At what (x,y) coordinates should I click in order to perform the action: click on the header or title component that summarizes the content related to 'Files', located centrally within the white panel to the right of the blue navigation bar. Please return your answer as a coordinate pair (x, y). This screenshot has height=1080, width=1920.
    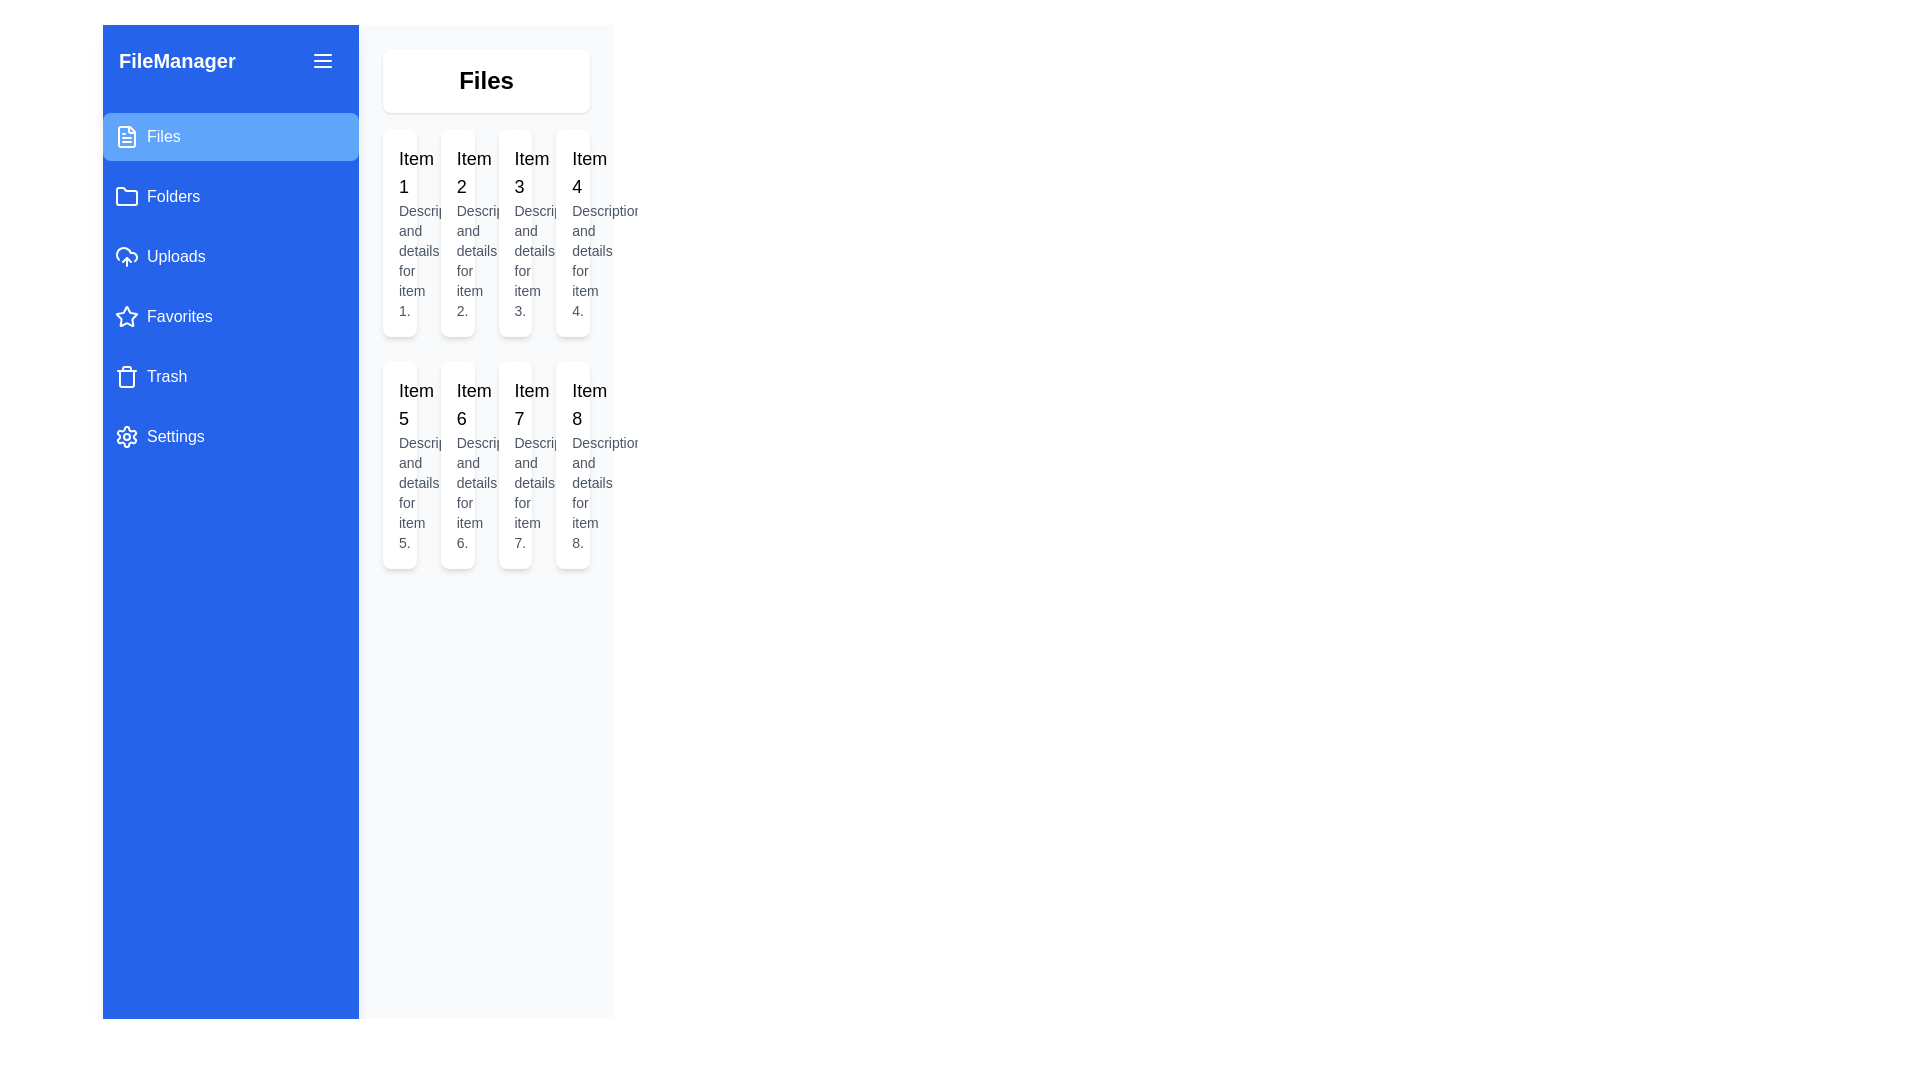
    Looking at the image, I should click on (486, 80).